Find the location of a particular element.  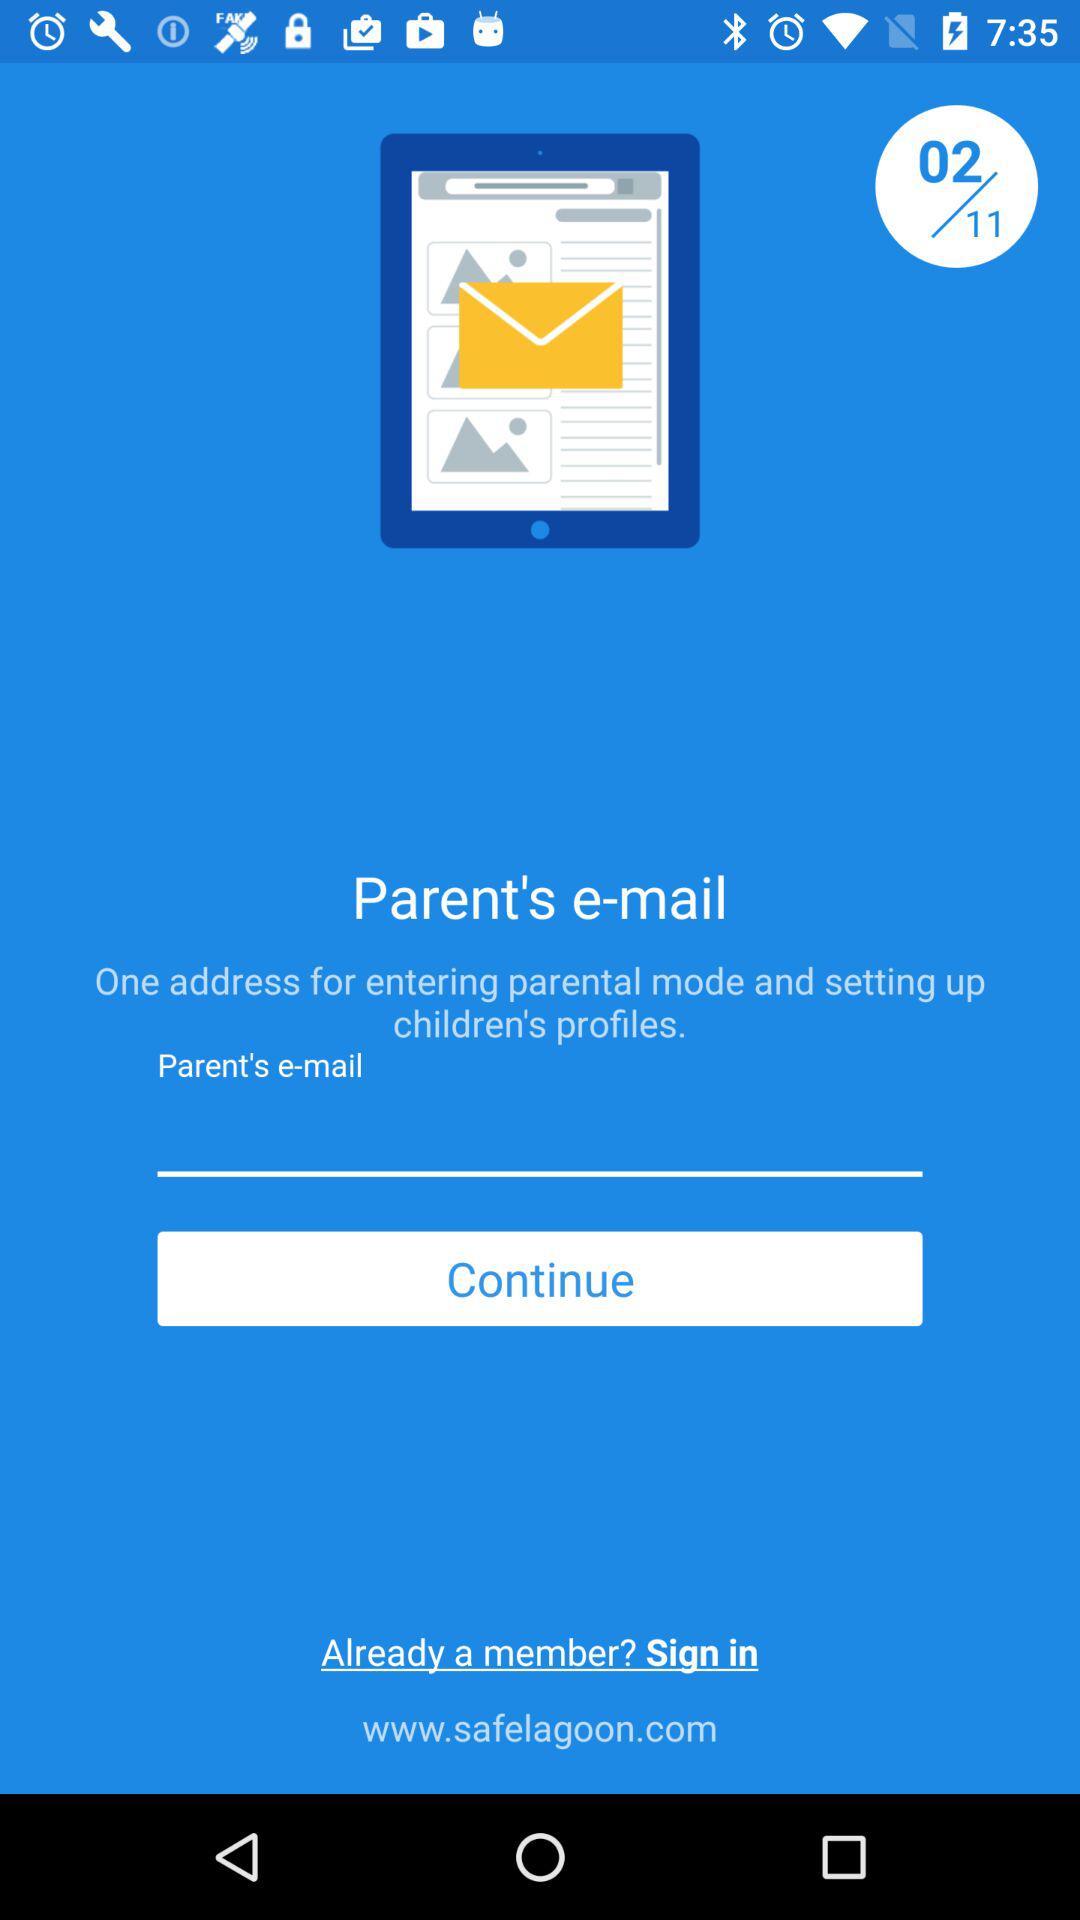

give parent 's e-mail address is located at coordinates (540, 1135).